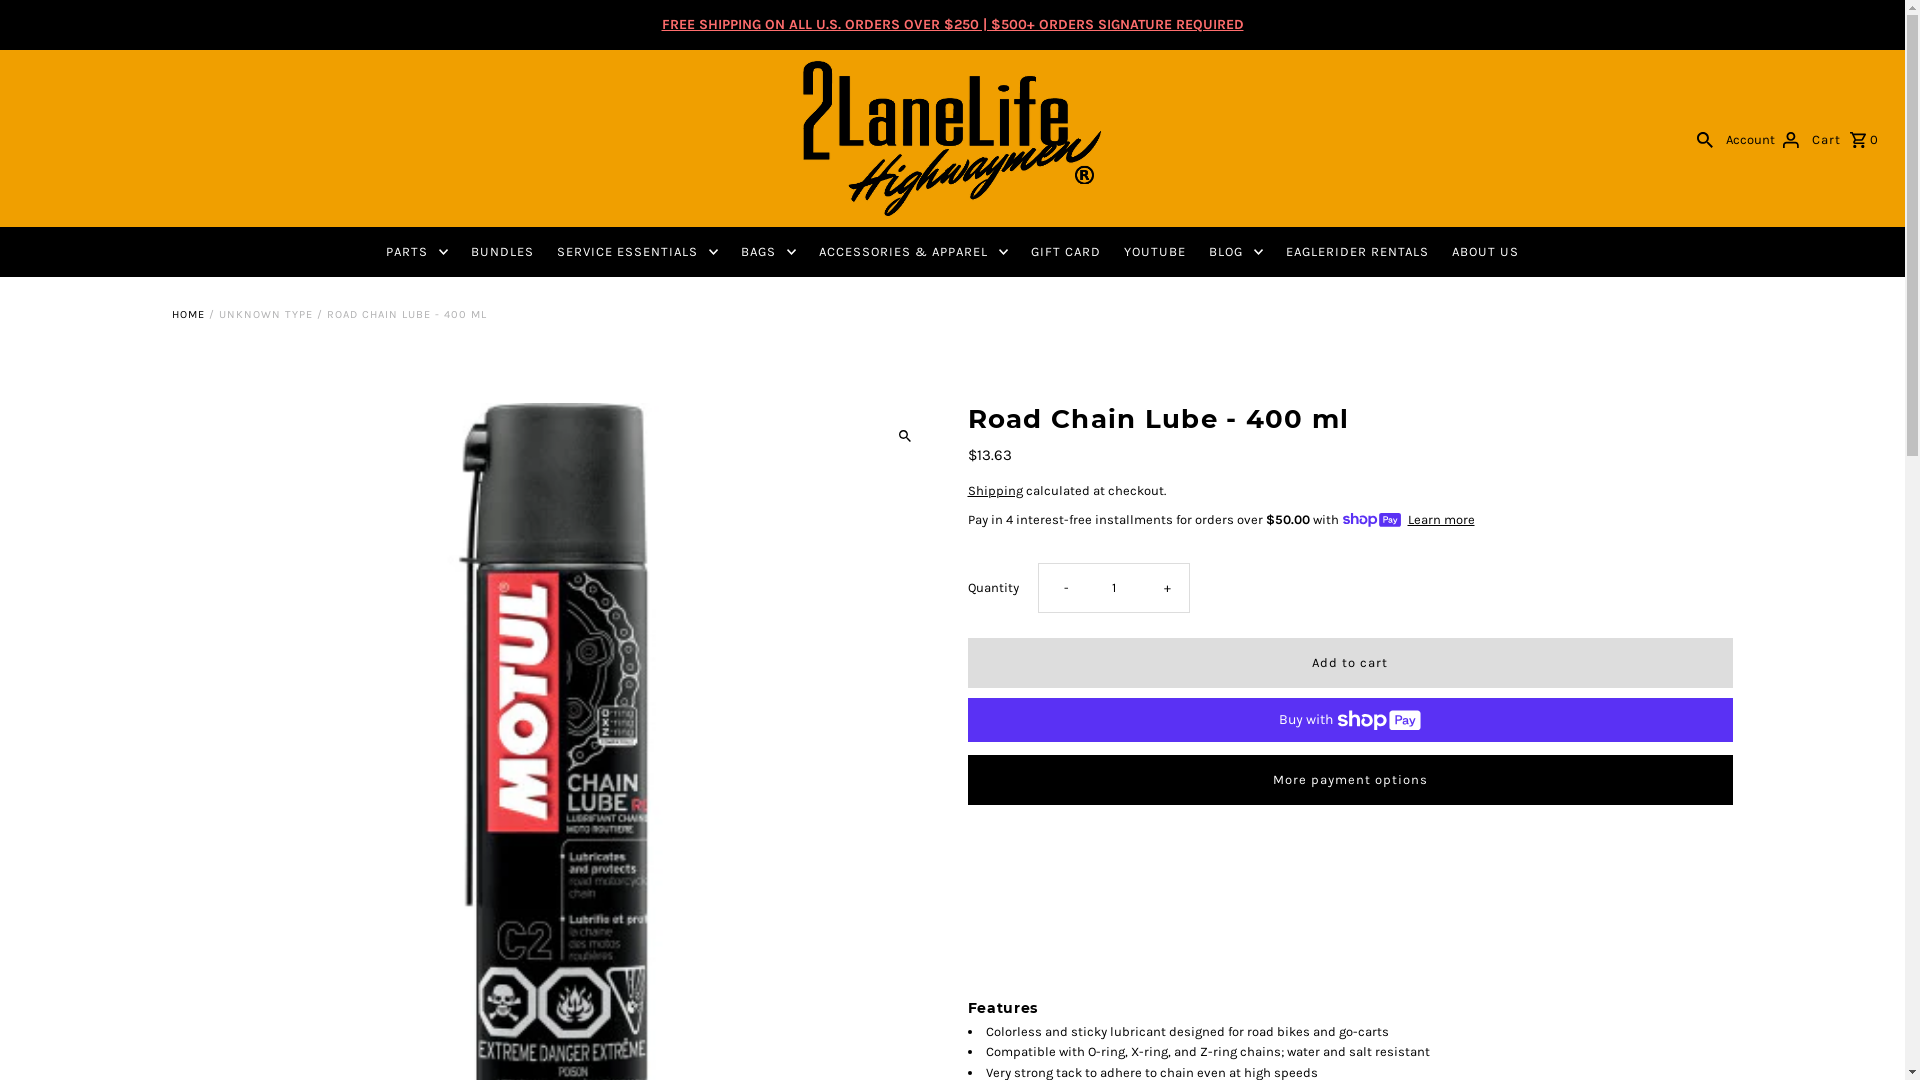 This screenshot has width=1920, height=1080. I want to click on 'Increase quantity for Road Chain Lube - 400 ml, so click(1162, 586).